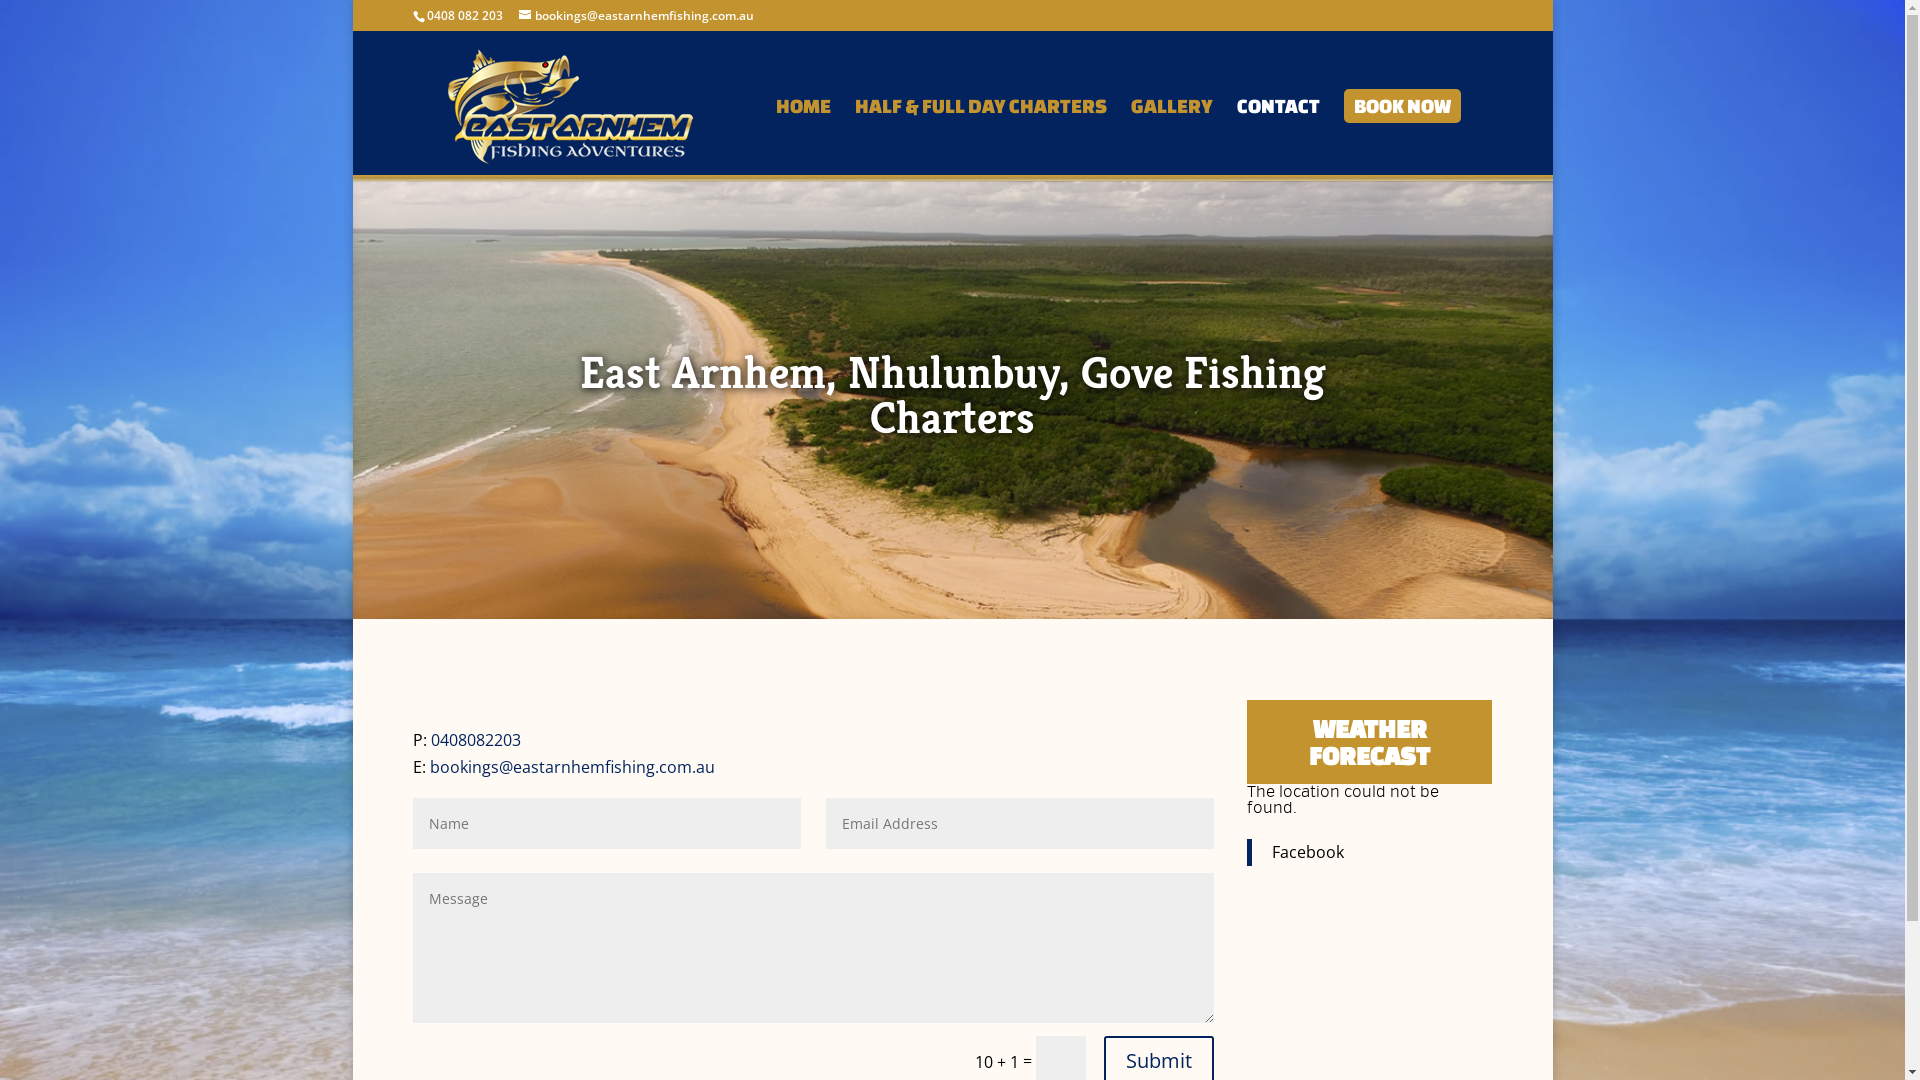 The width and height of the screenshot is (1920, 1080). What do you see at coordinates (1307, 852) in the screenshot?
I see `'Facebook'` at bounding box center [1307, 852].